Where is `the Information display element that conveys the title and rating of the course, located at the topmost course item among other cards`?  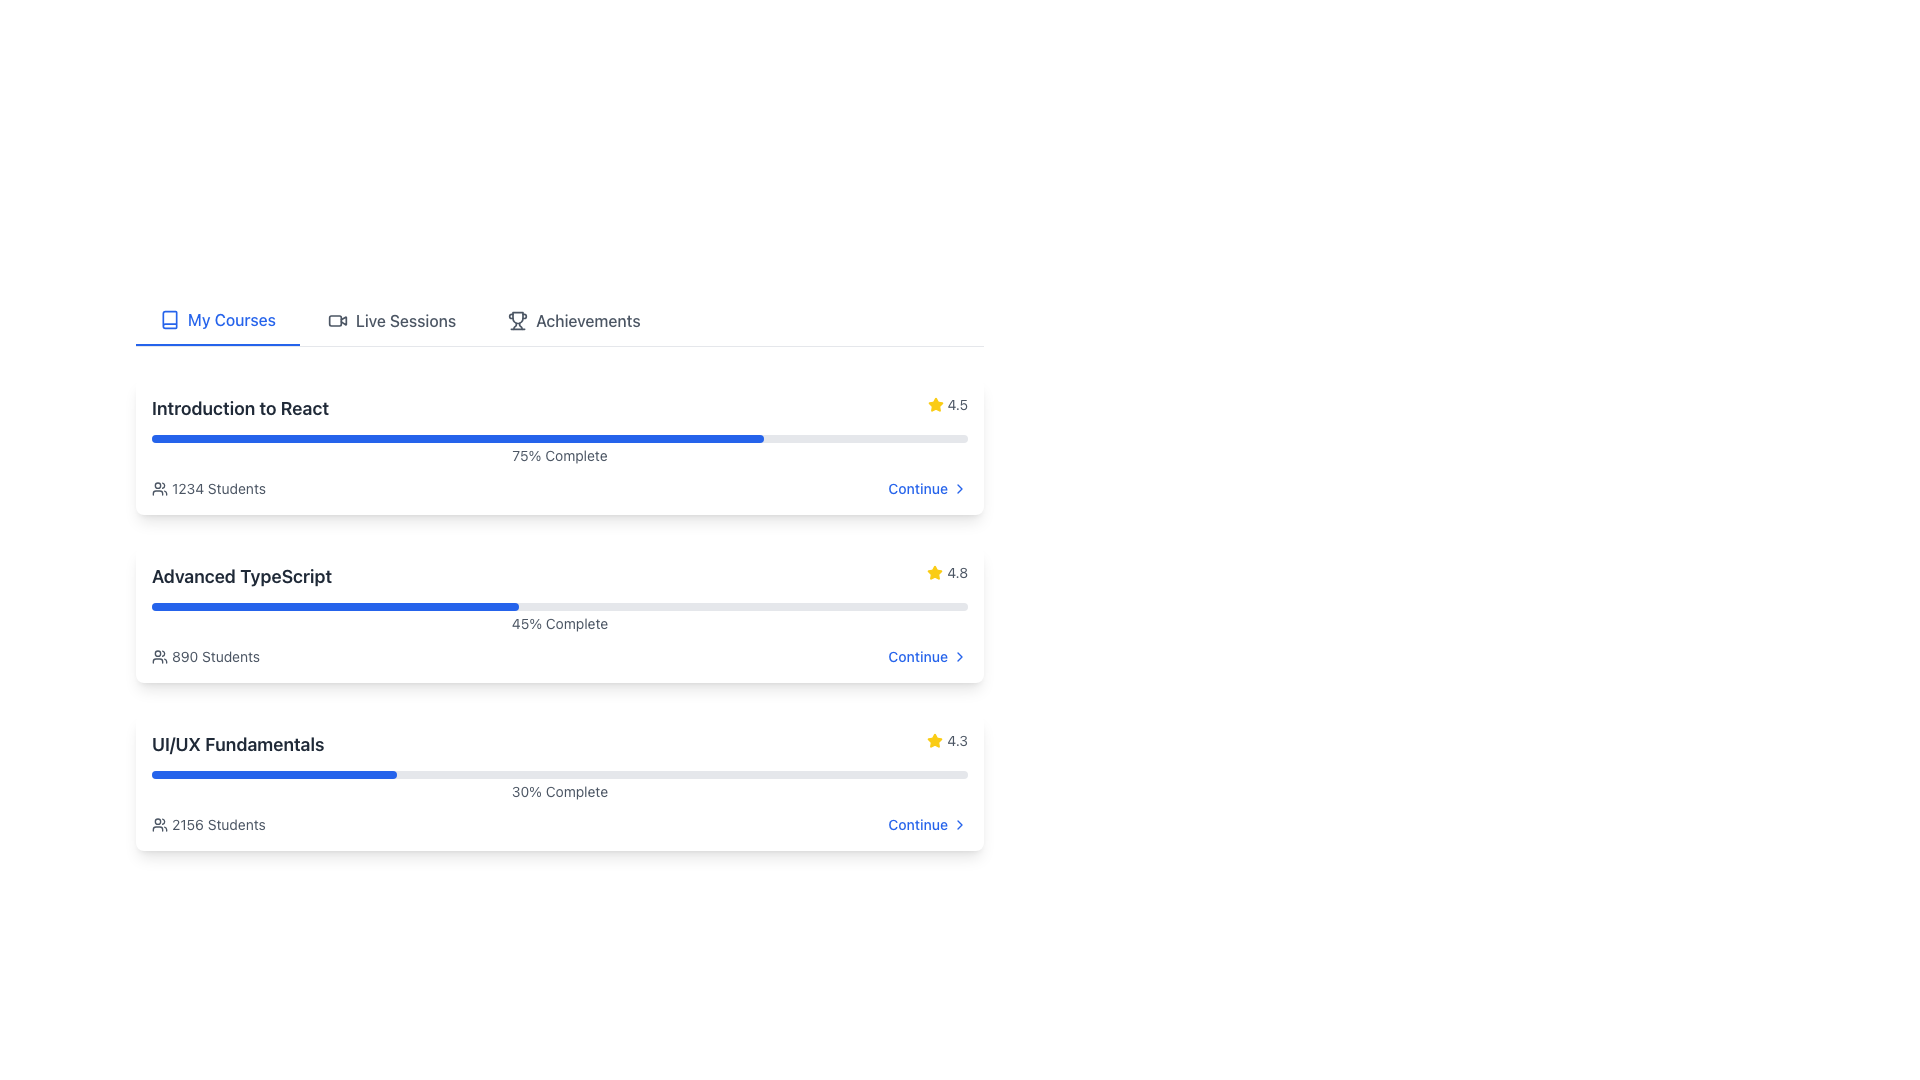
the Information display element that conveys the title and rating of the course, located at the topmost course item among other cards is located at coordinates (560, 407).